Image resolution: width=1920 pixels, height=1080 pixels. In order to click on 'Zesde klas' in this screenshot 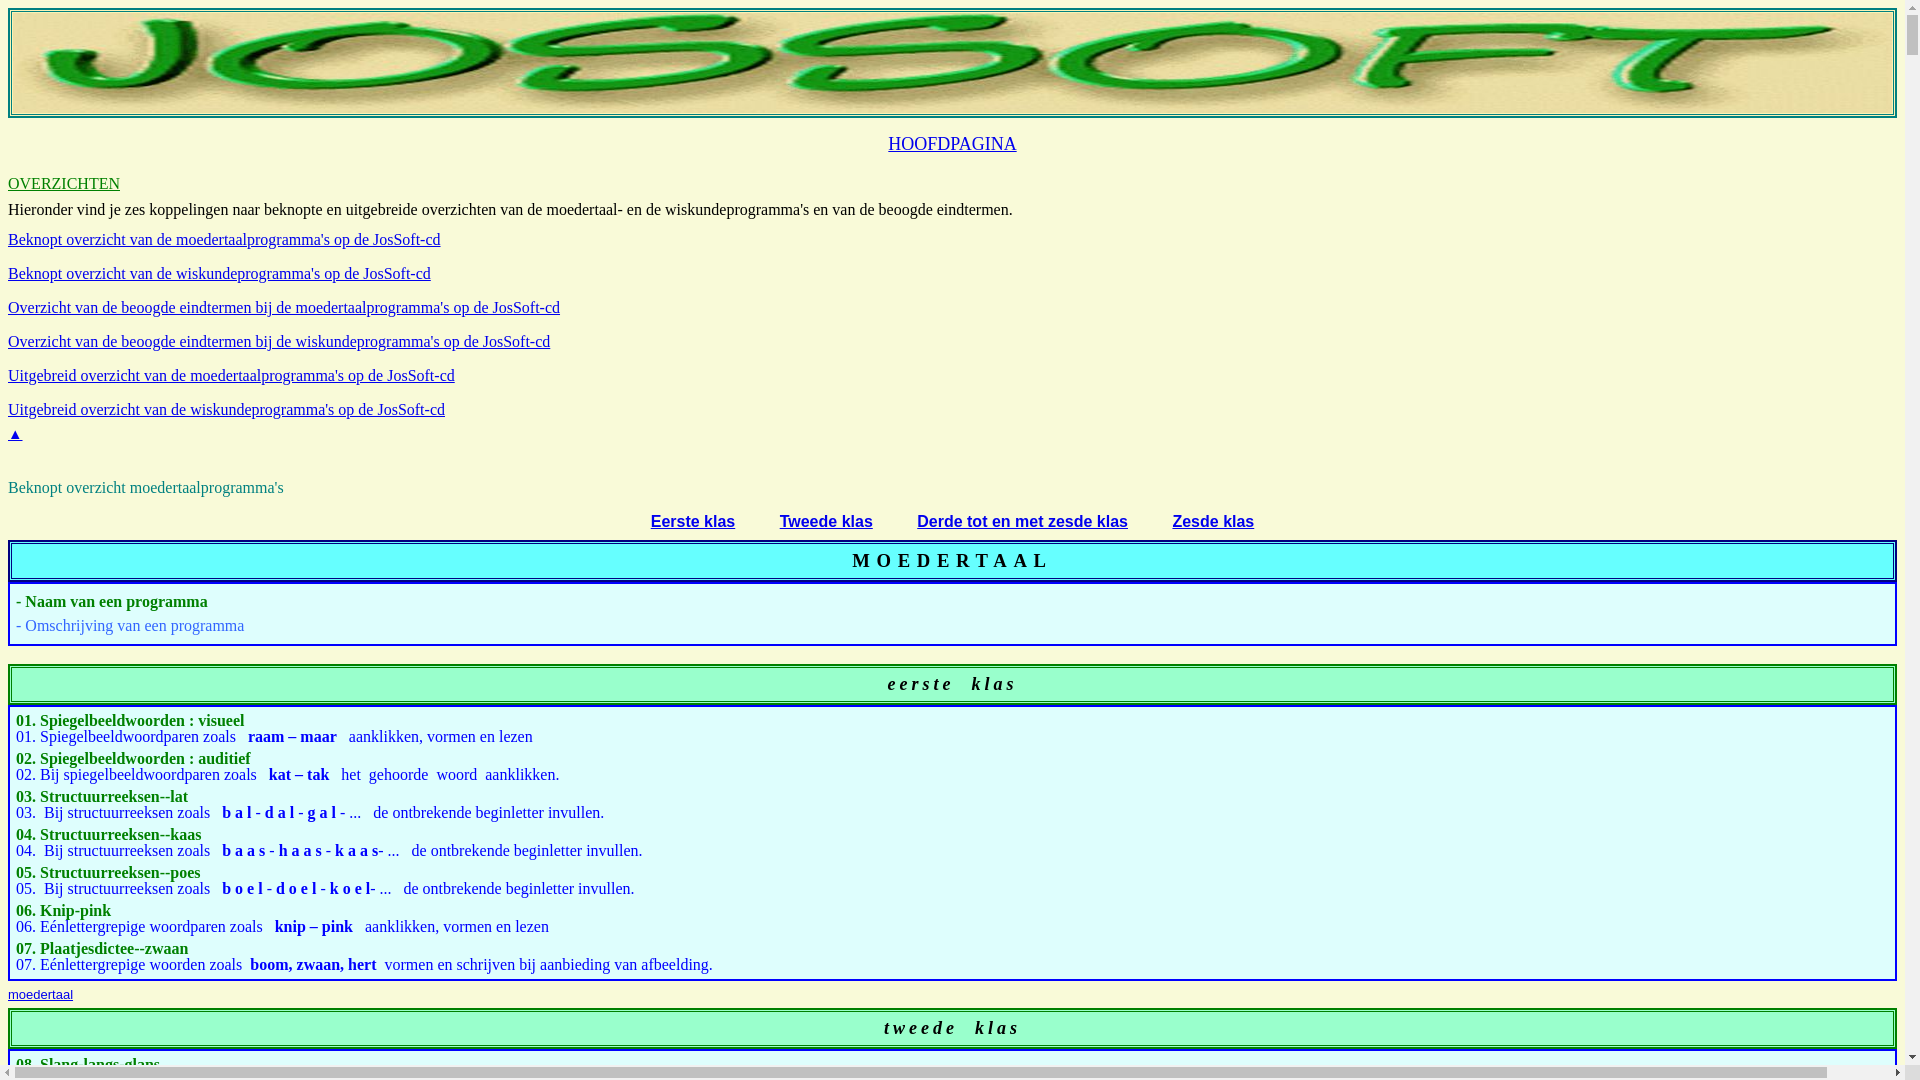, I will do `click(1212, 520)`.